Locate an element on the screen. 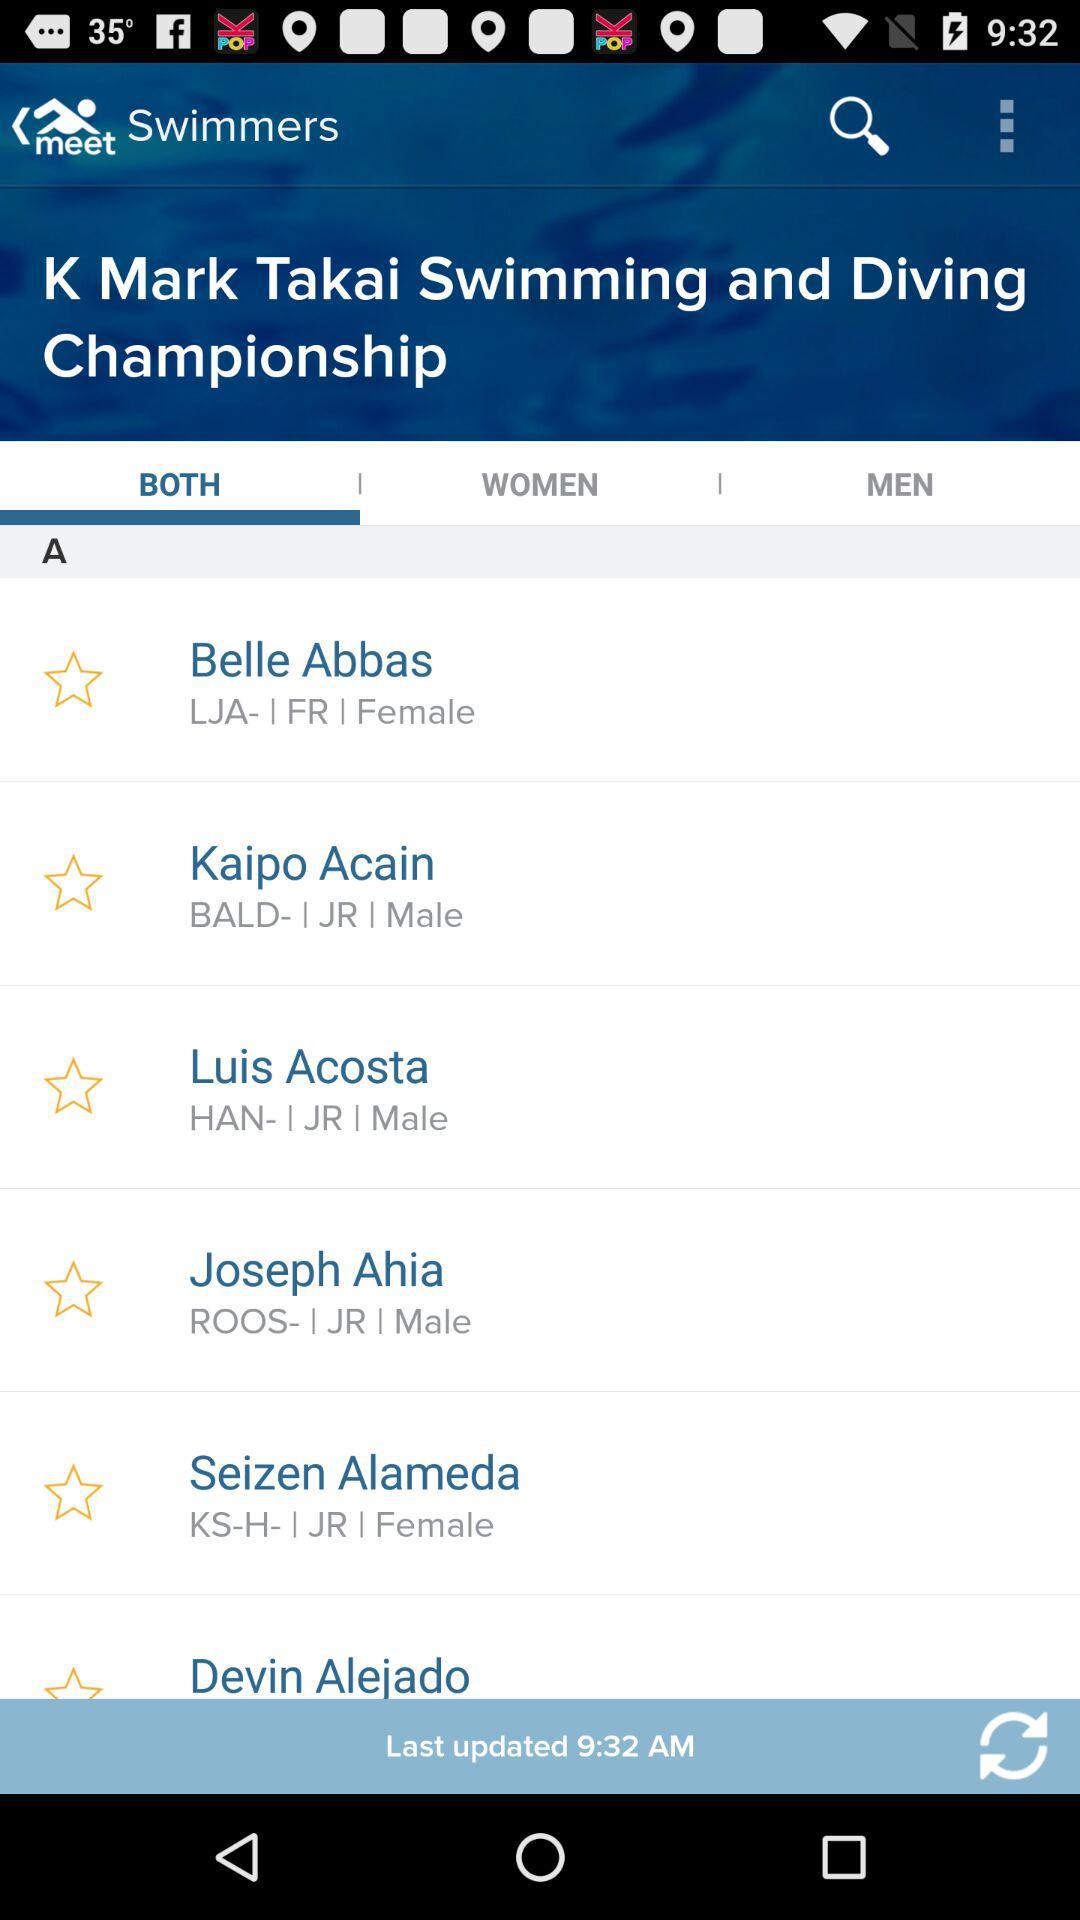 Image resolution: width=1080 pixels, height=1920 pixels. icon below the k mark takai item is located at coordinates (180, 483).